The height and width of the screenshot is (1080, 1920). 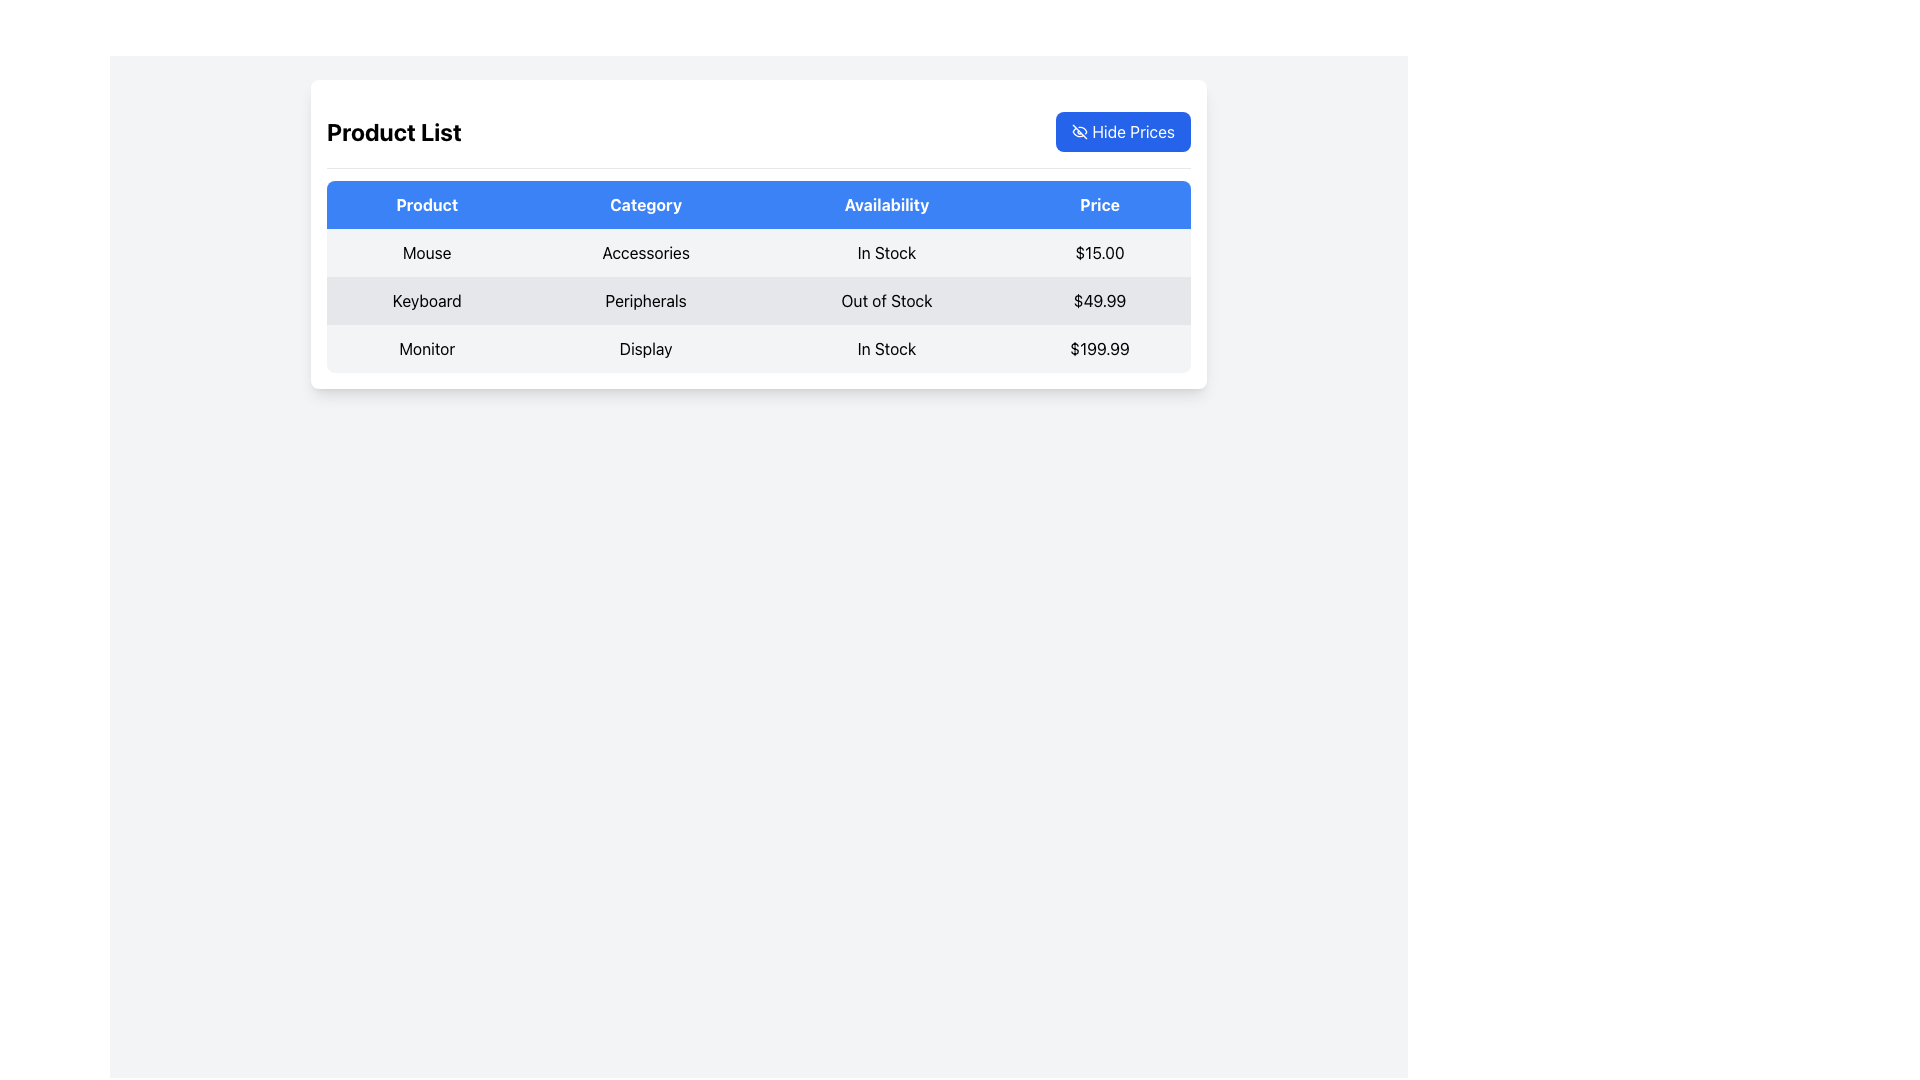 I want to click on the toggle button for pricing information in the product list to observe its hover effect, so click(x=1123, y=131).